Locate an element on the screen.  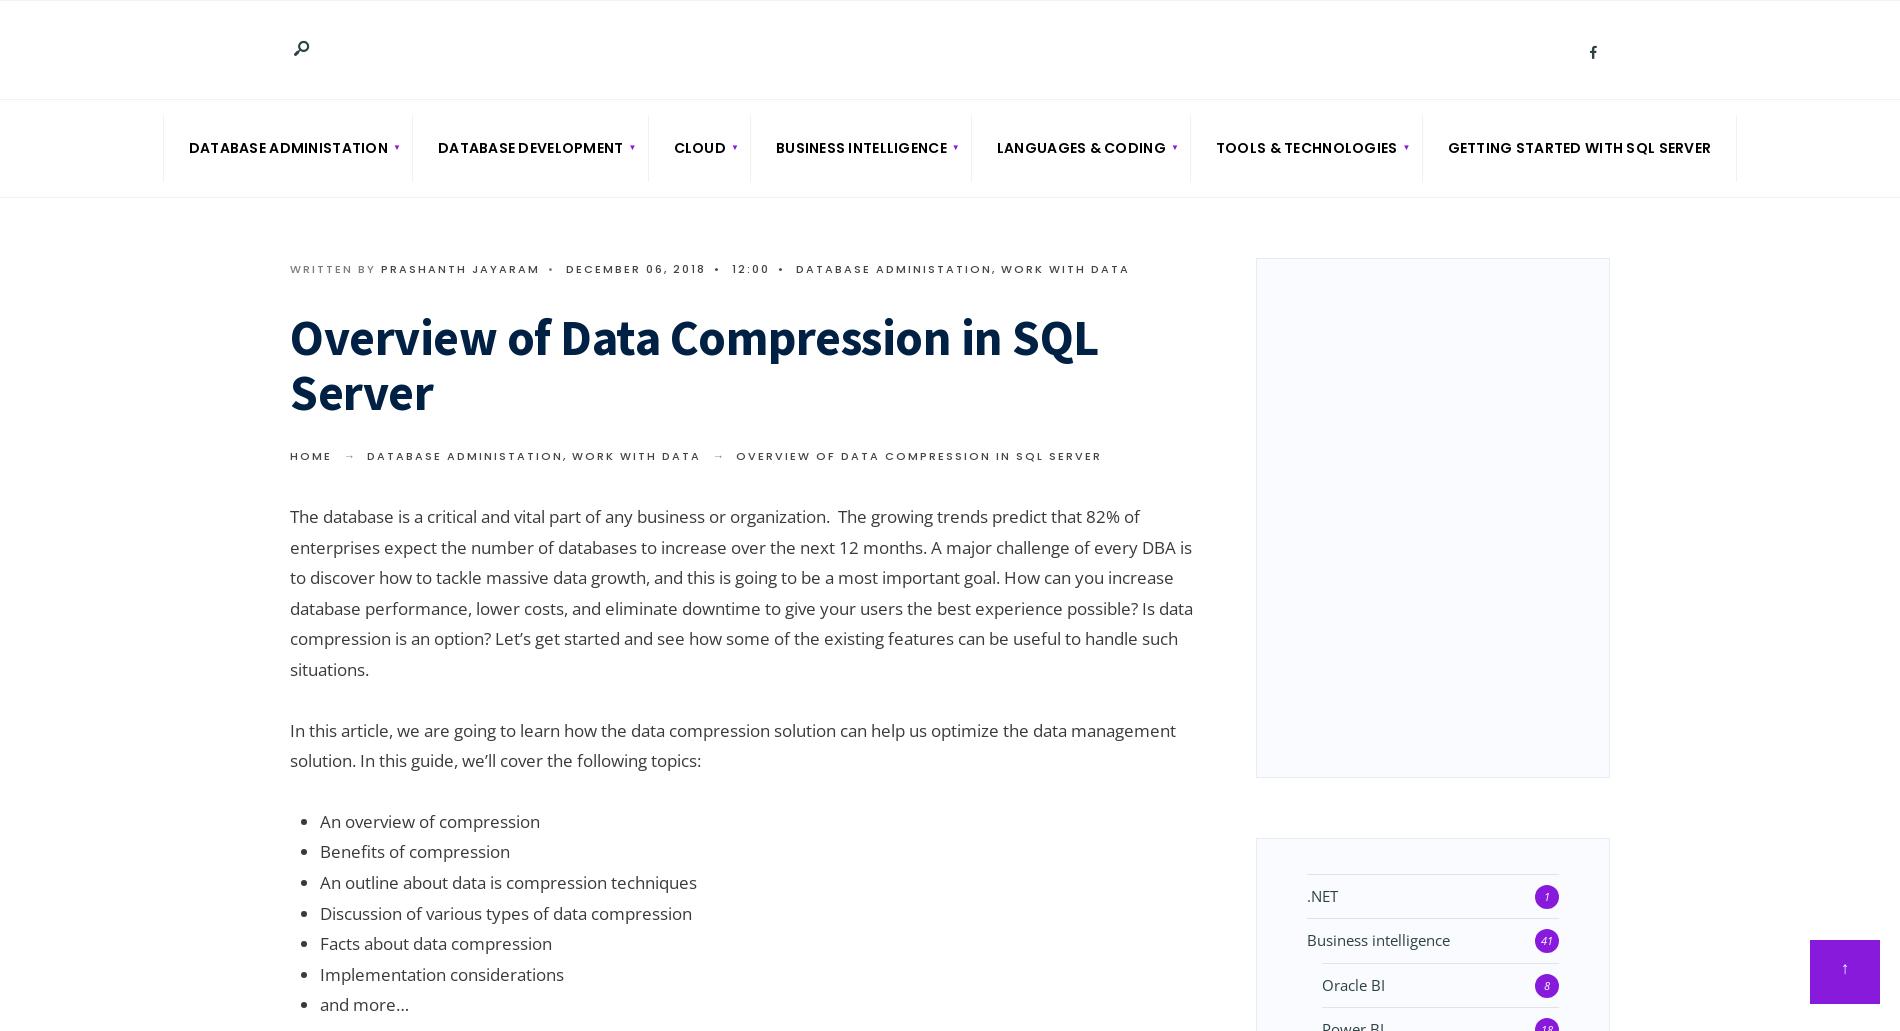
'.NET' is located at coordinates (1321, 895).